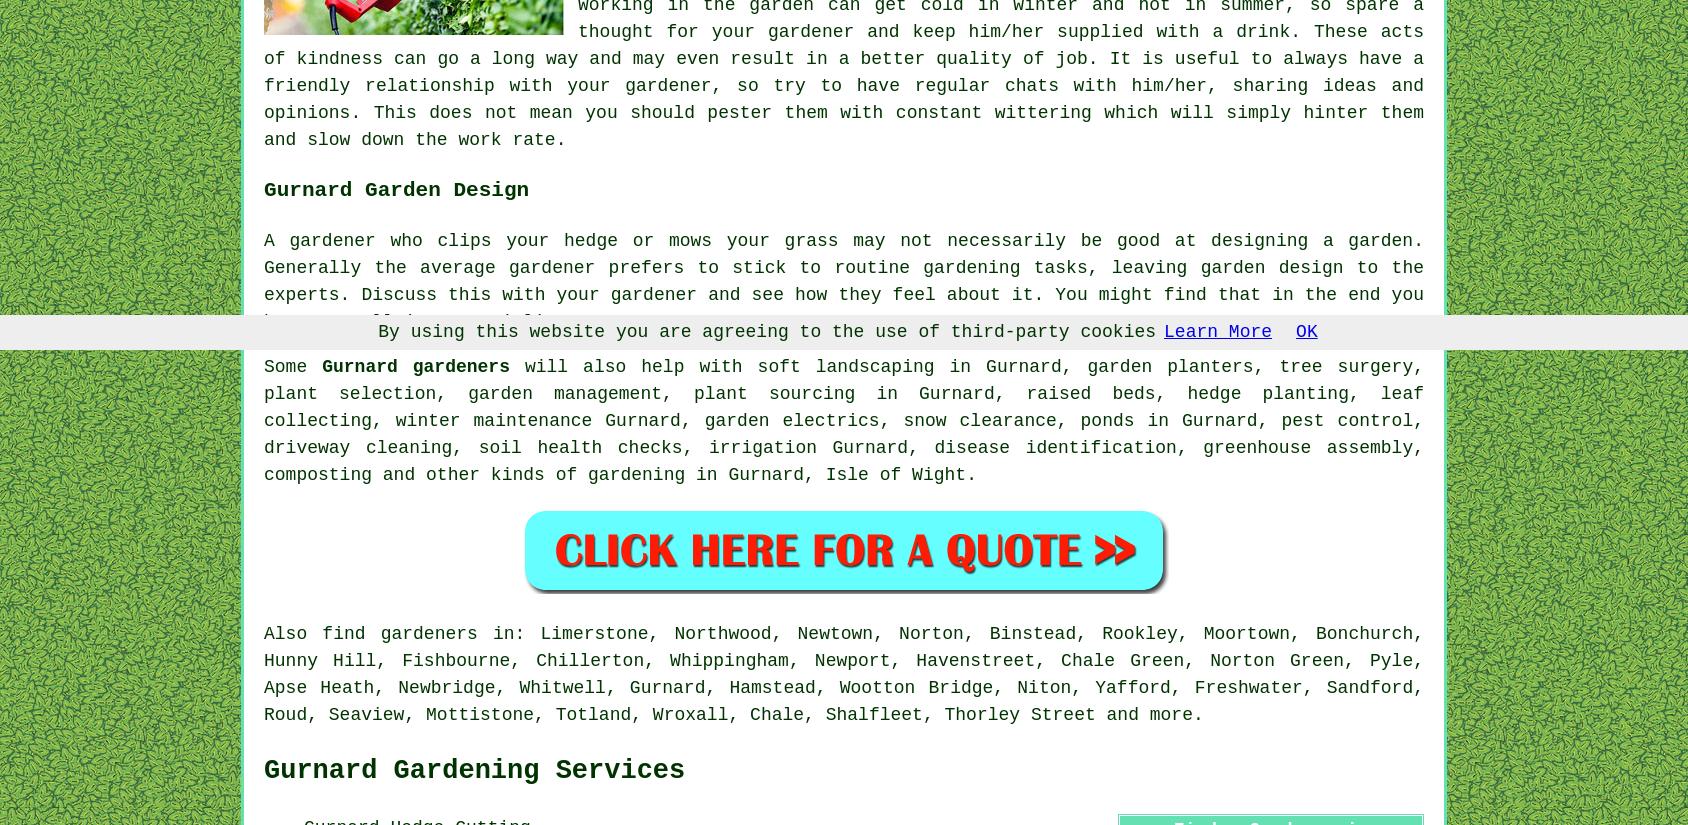 The image size is (1688, 825). Describe the element at coordinates (844, 420) in the screenshot. I see `', plant sourcing in Gurnard, raised beds, hedge planting, leaf collecting, winter maintenance Gurnard, garden electrics, snow clearance, ponds in Gurnard, pest control, driveway cleaning, soil health checks, irrigation Gurnard,'` at that location.